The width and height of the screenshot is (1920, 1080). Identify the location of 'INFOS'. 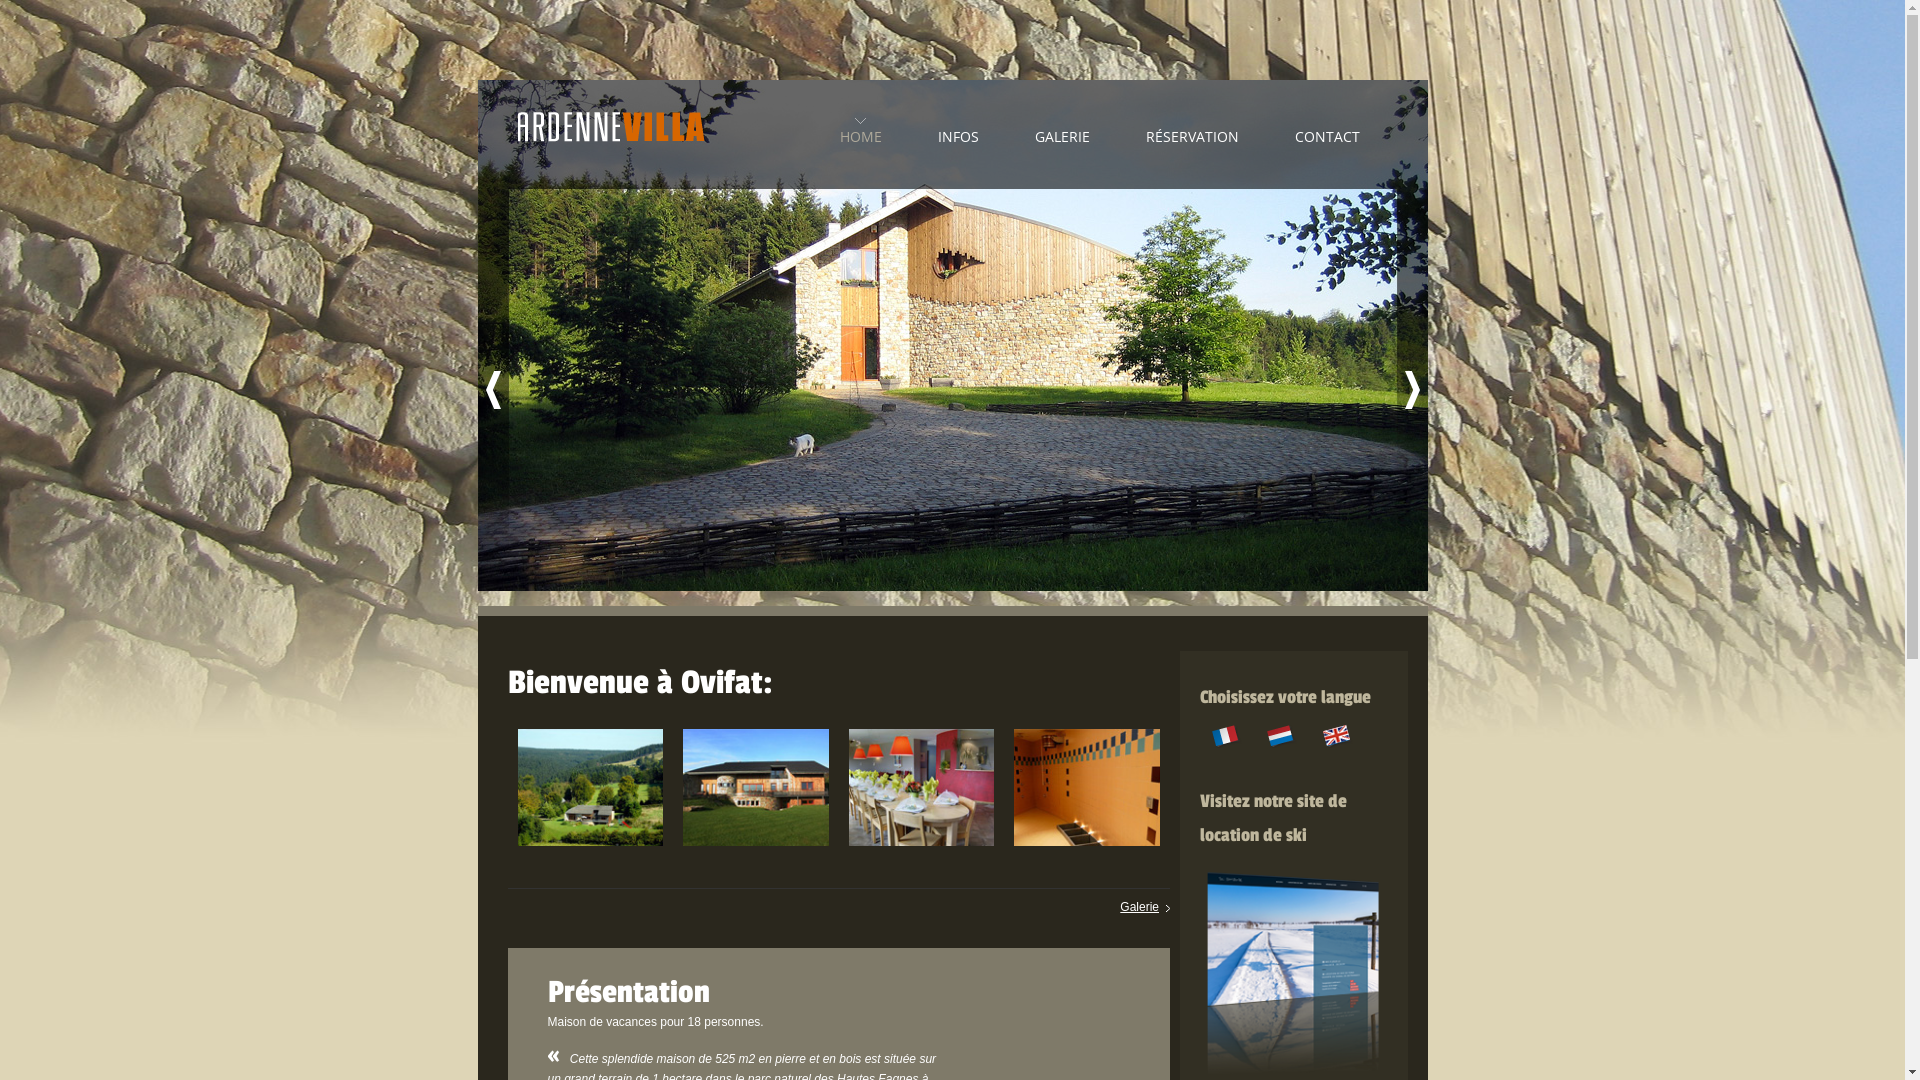
(957, 131).